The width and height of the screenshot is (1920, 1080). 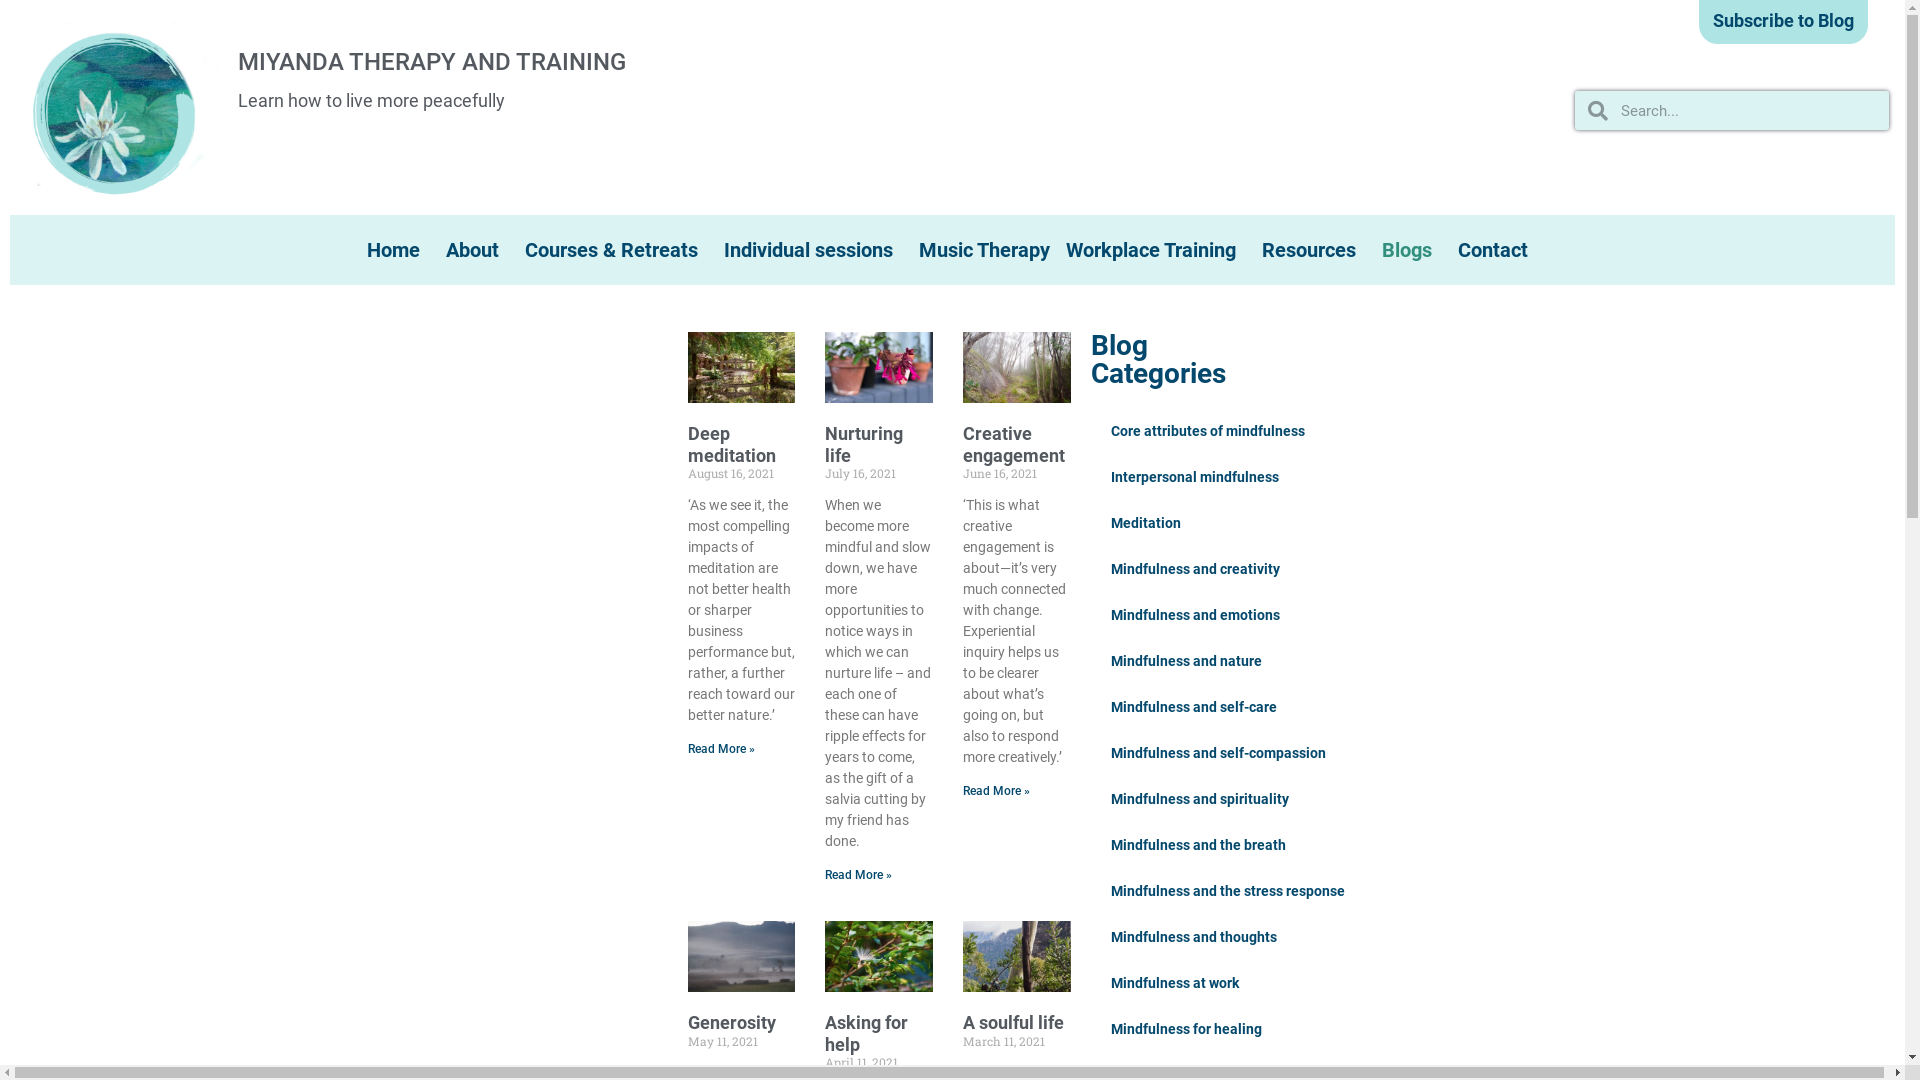 What do you see at coordinates (1314, 249) in the screenshot?
I see `'Resources'` at bounding box center [1314, 249].